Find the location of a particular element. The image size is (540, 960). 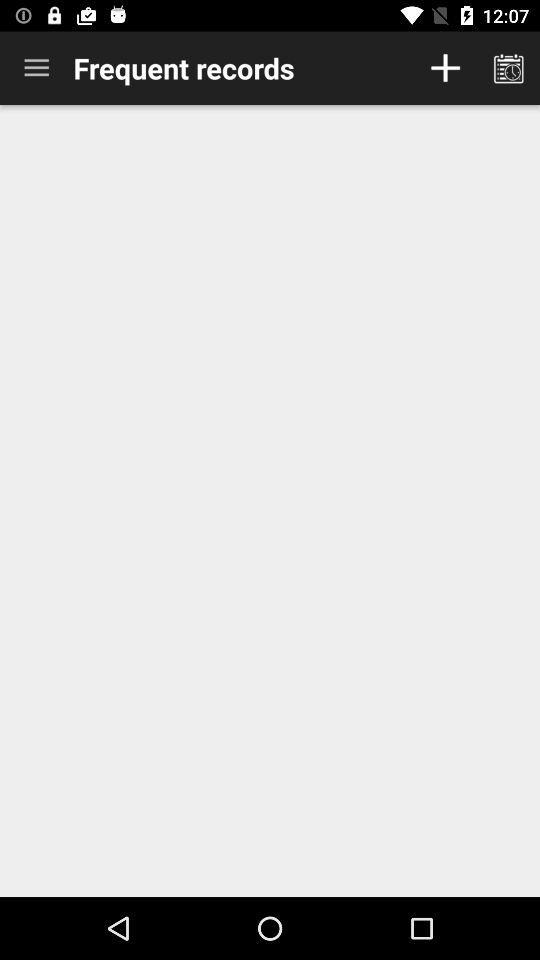

the icon next to the frequent records item is located at coordinates (36, 68).